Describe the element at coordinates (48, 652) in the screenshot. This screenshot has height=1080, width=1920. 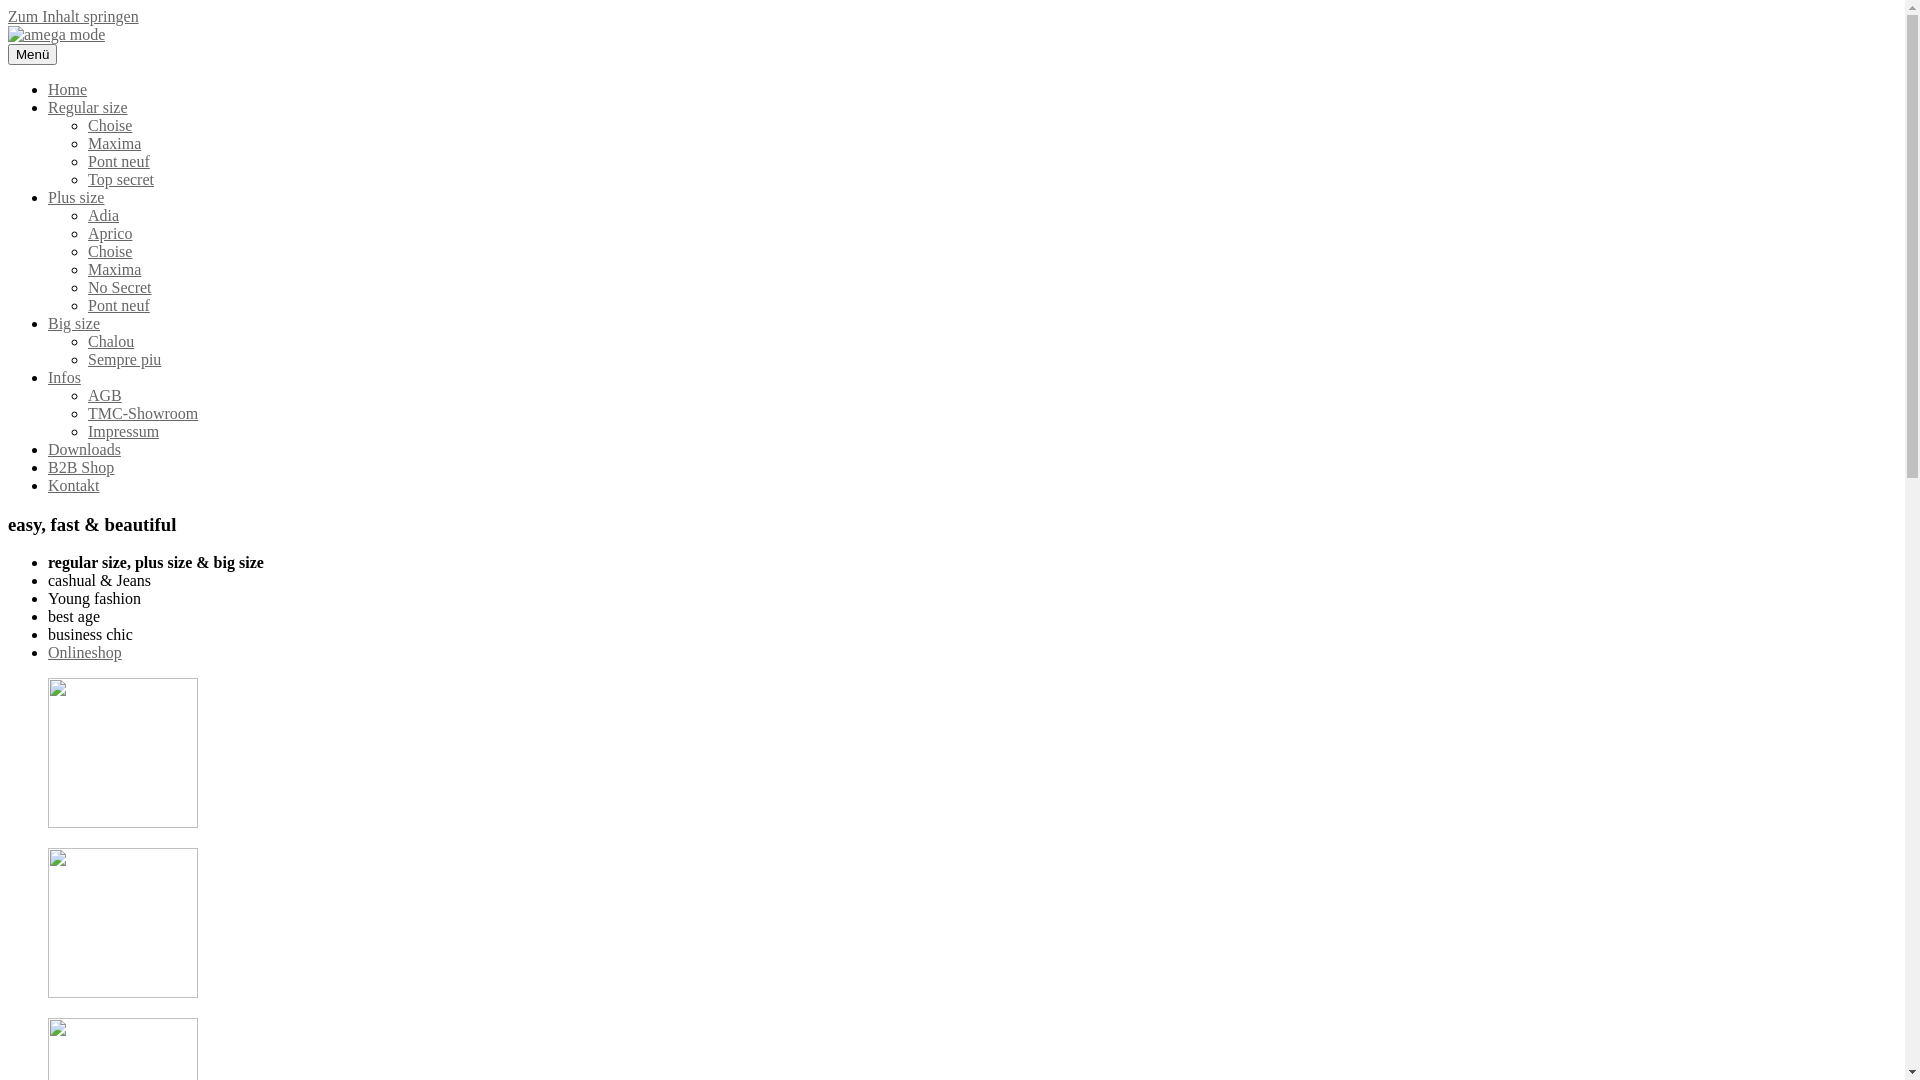
I see `'Onlineshop'` at that location.